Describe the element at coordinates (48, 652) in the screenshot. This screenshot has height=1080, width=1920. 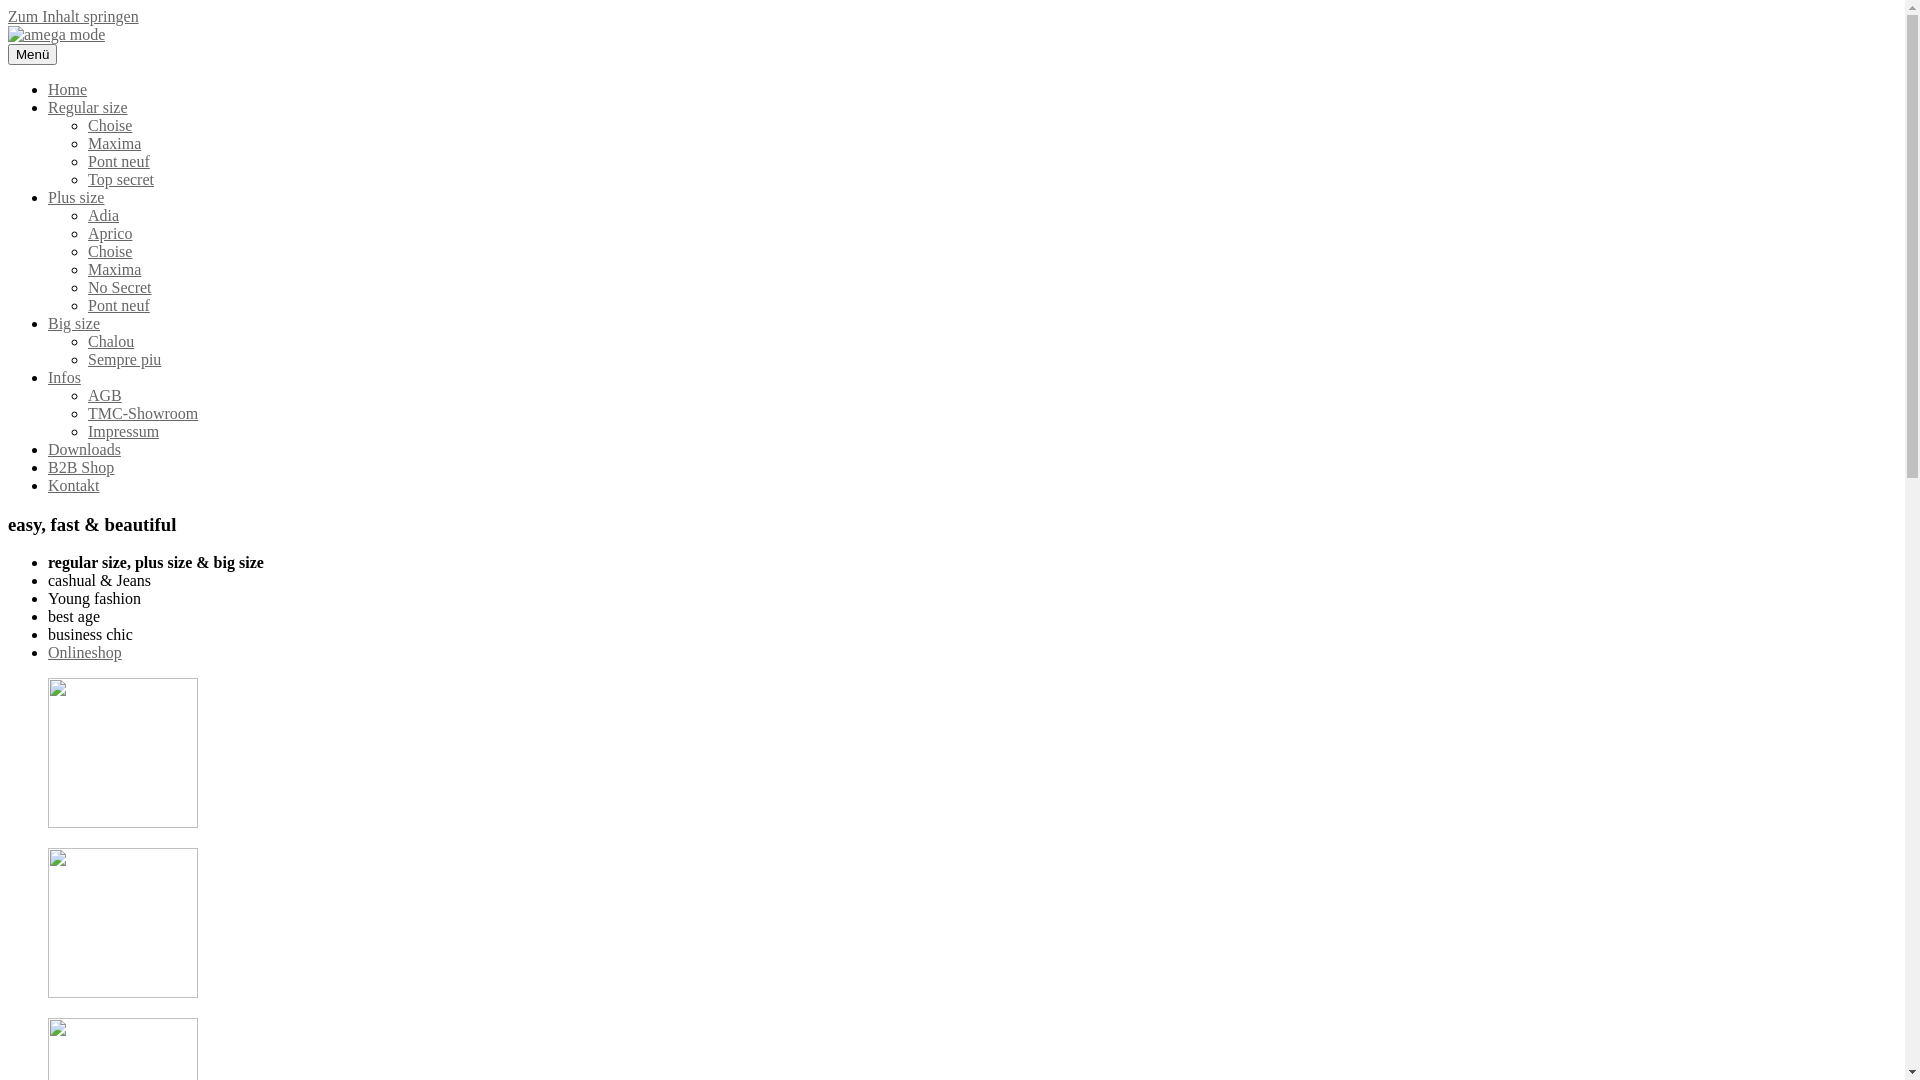
I see `'Onlineshop'` at that location.